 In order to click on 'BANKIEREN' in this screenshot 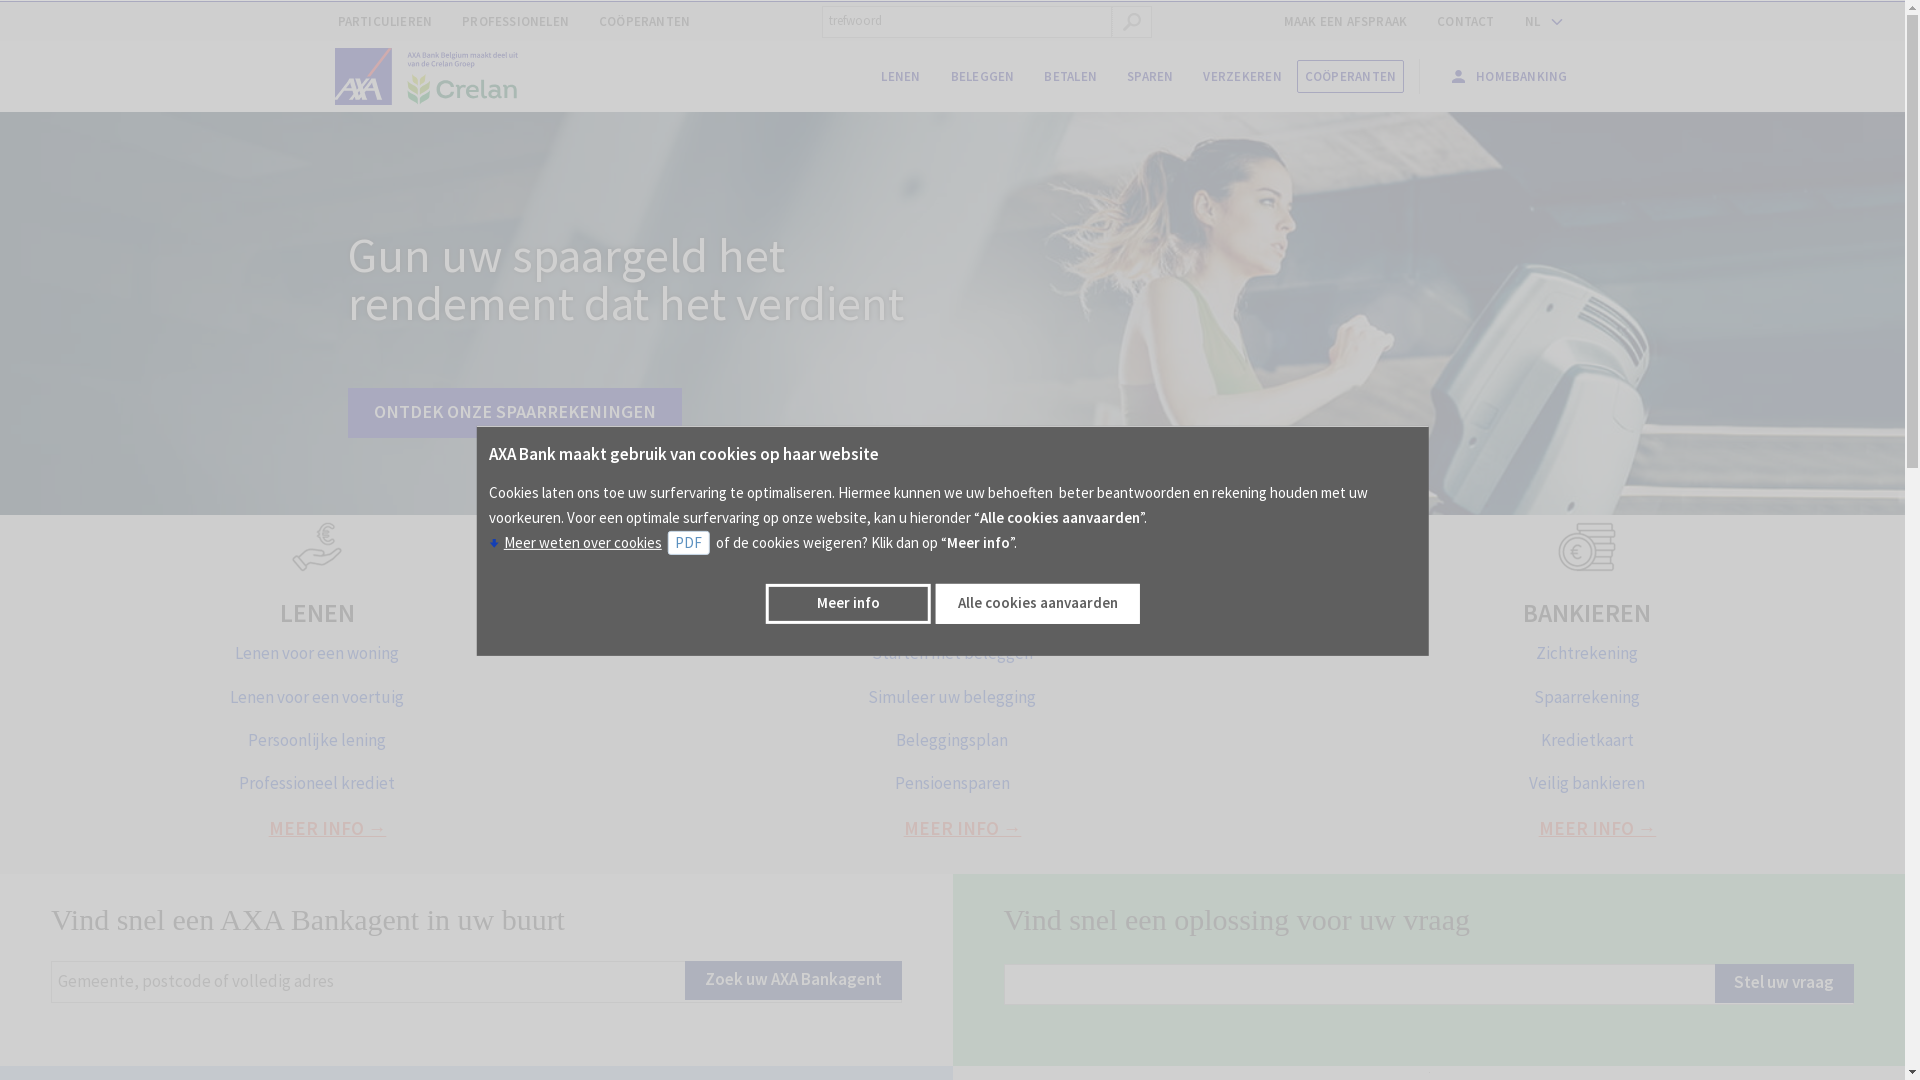, I will do `click(1586, 612)`.